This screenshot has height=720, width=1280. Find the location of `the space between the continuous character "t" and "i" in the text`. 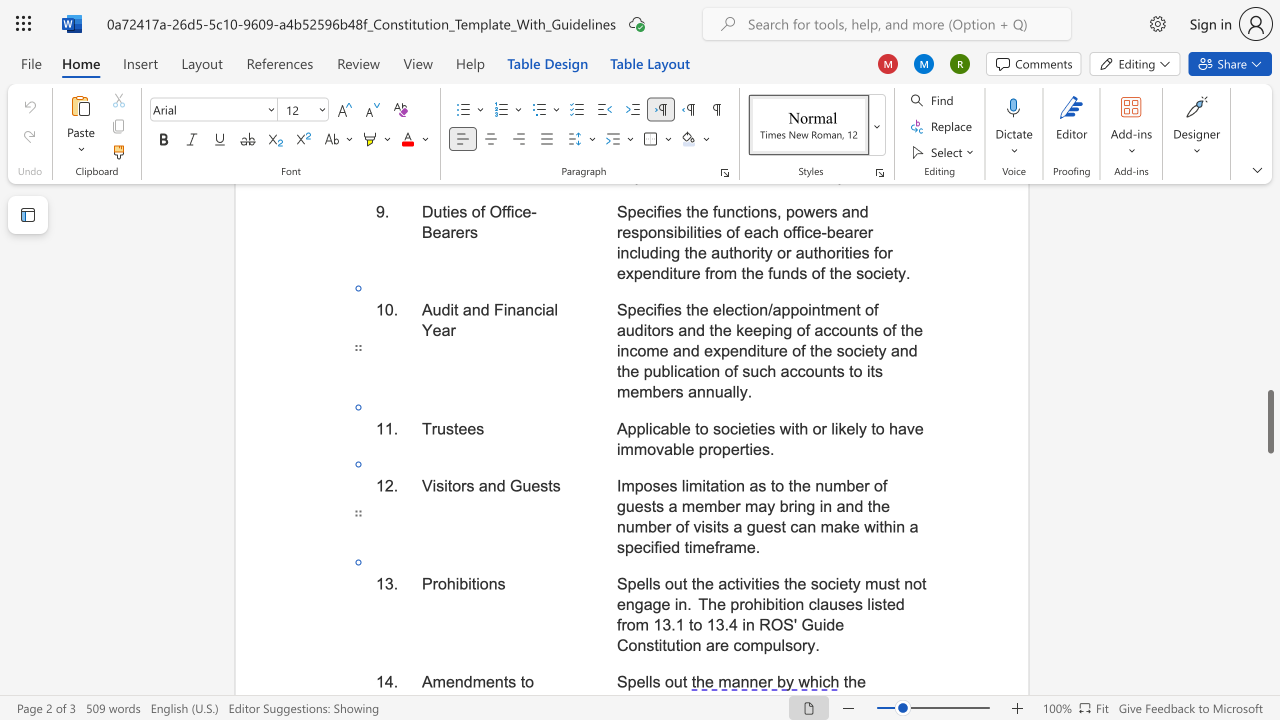

the space between the continuous character "t" and "i" in the text is located at coordinates (475, 583).